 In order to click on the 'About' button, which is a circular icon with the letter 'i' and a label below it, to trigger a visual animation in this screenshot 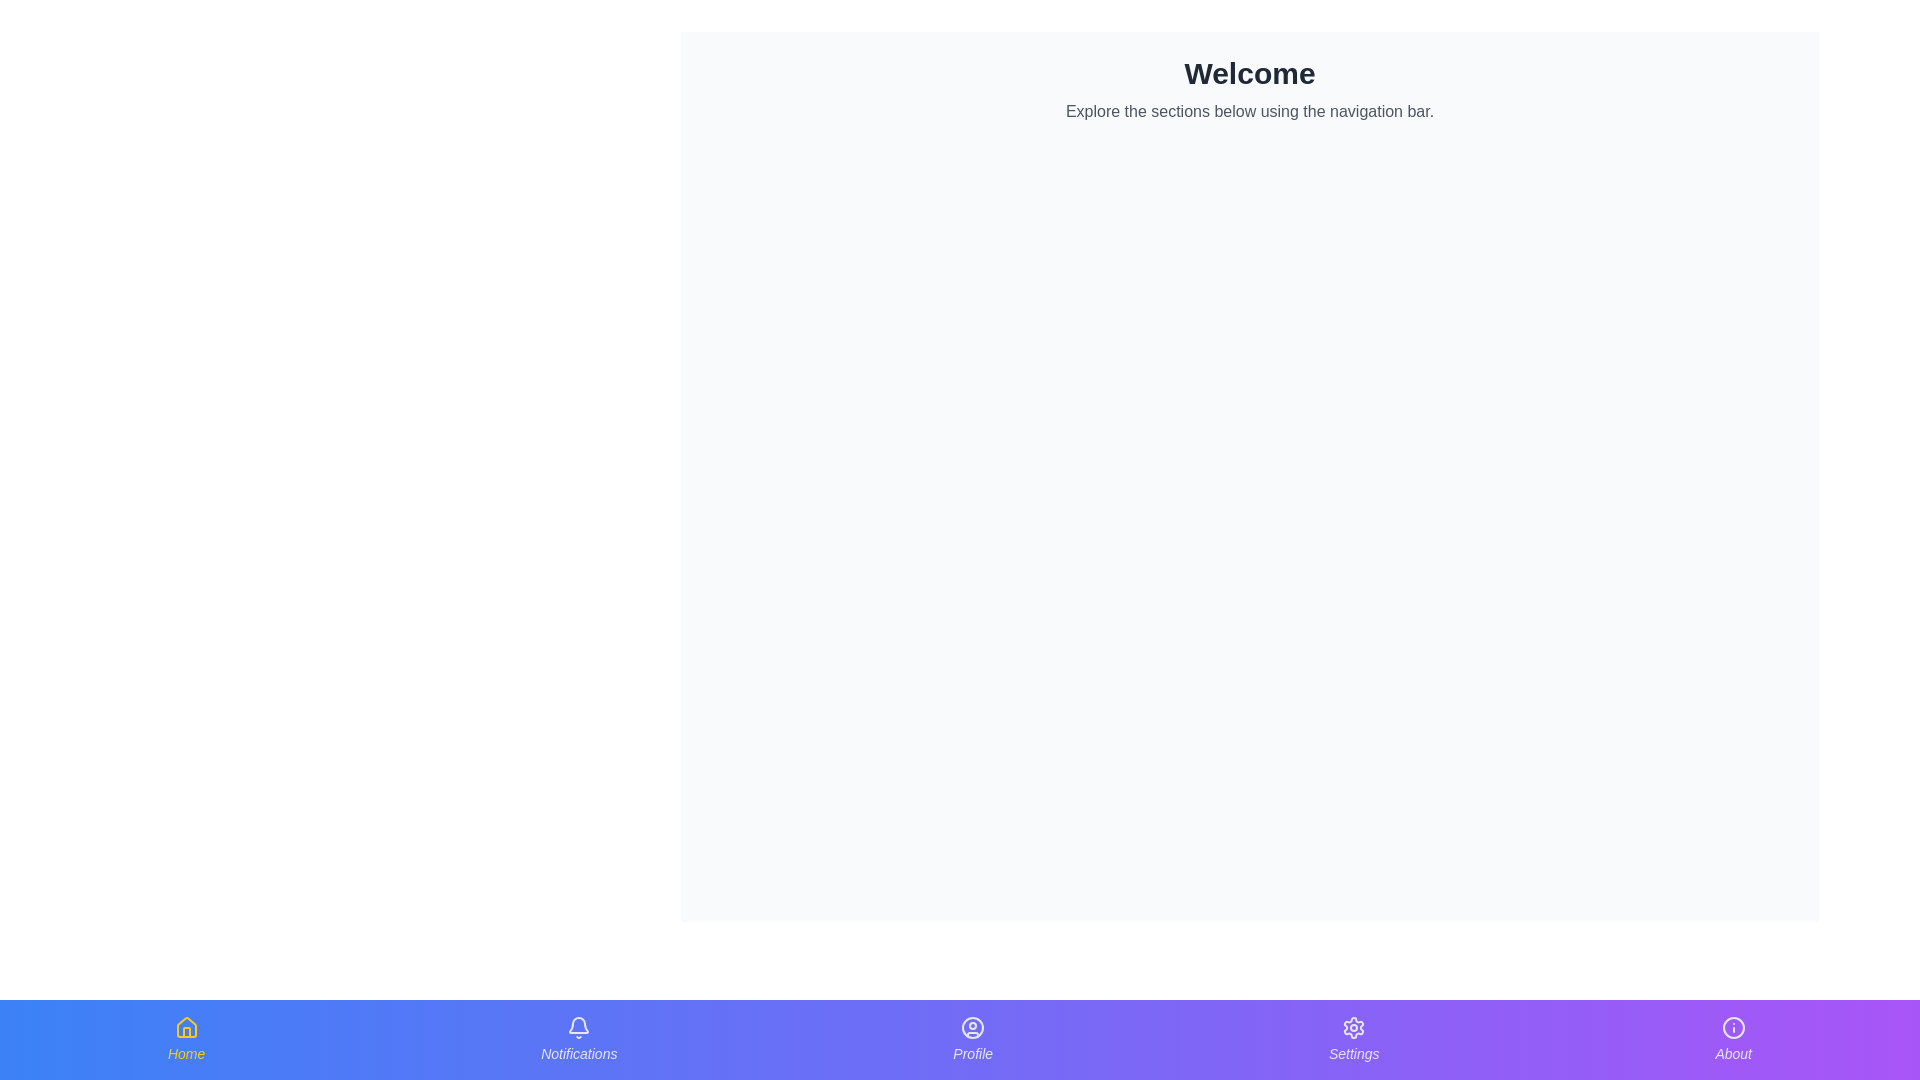, I will do `click(1732, 1039)`.